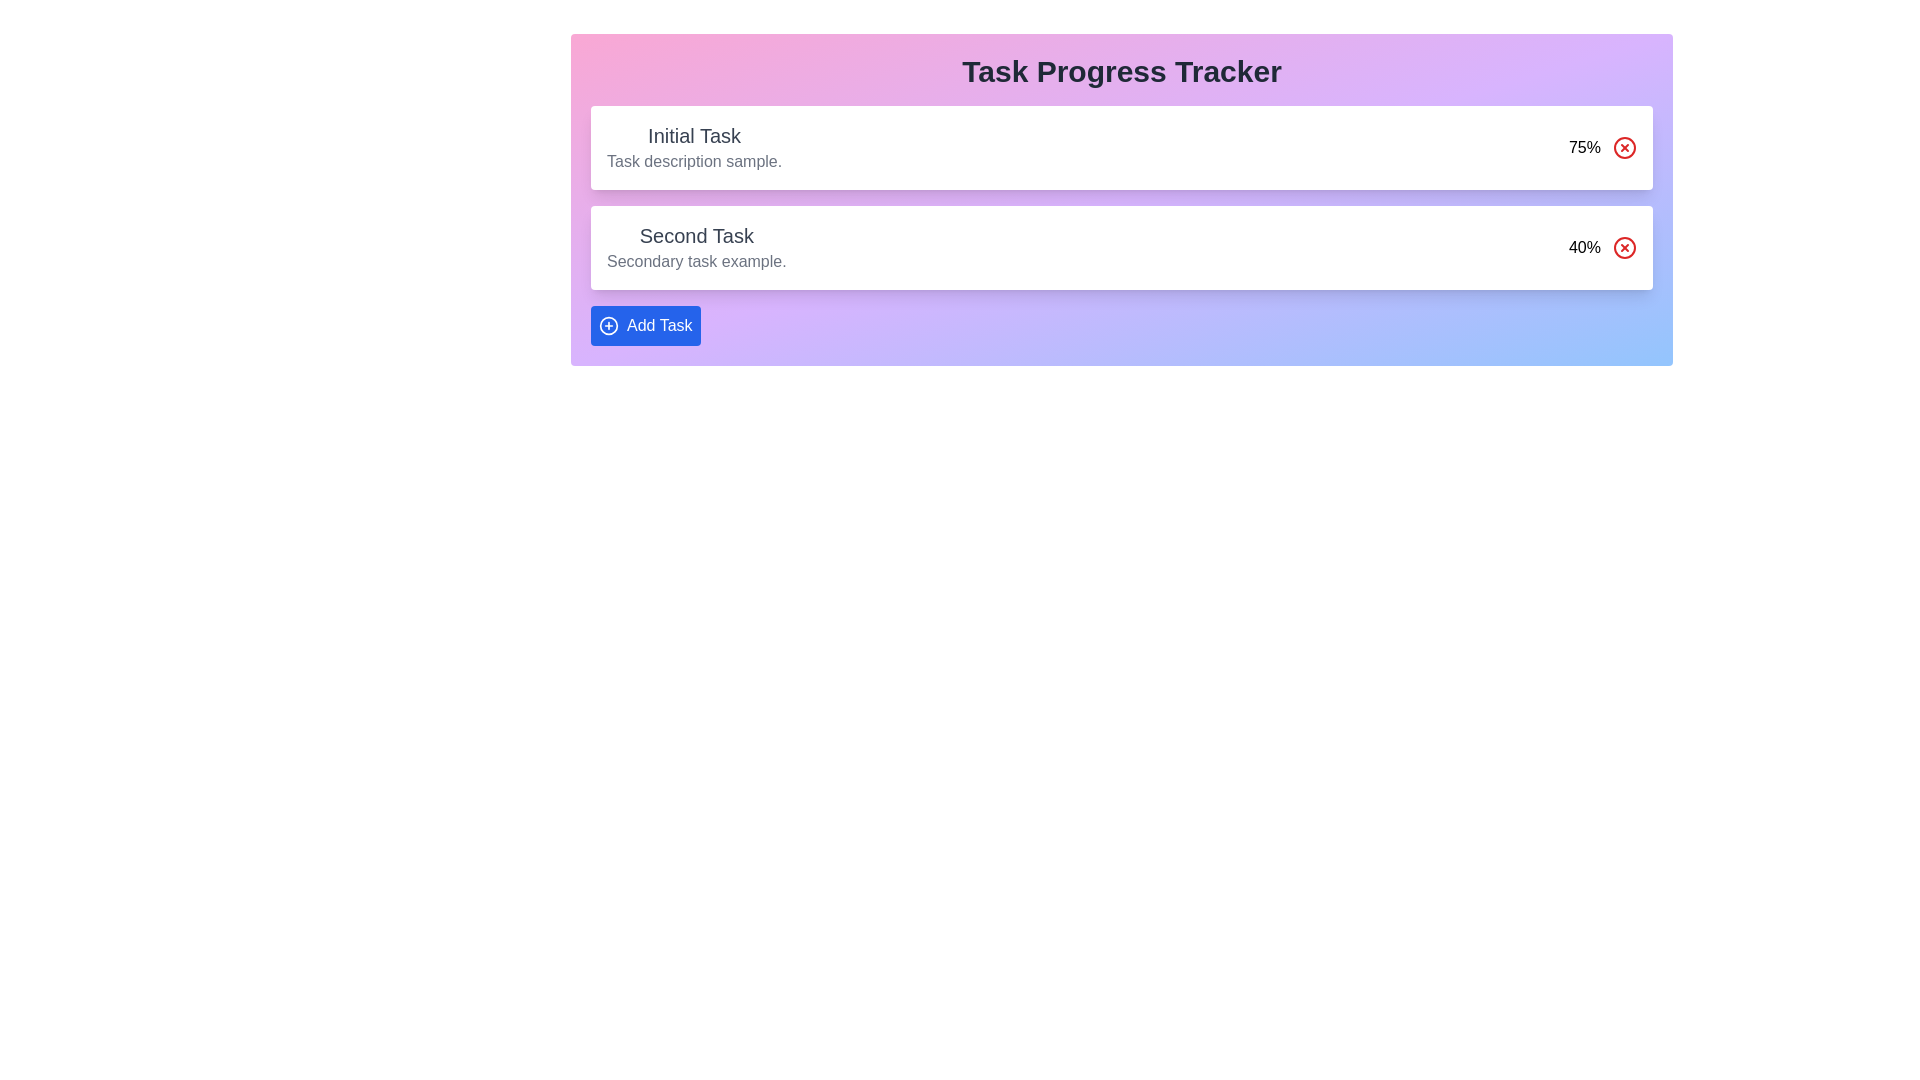  Describe the element at coordinates (1625, 246) in the screenshot. I see `the 'Remove' button for the task identified by Second Task` at that location.